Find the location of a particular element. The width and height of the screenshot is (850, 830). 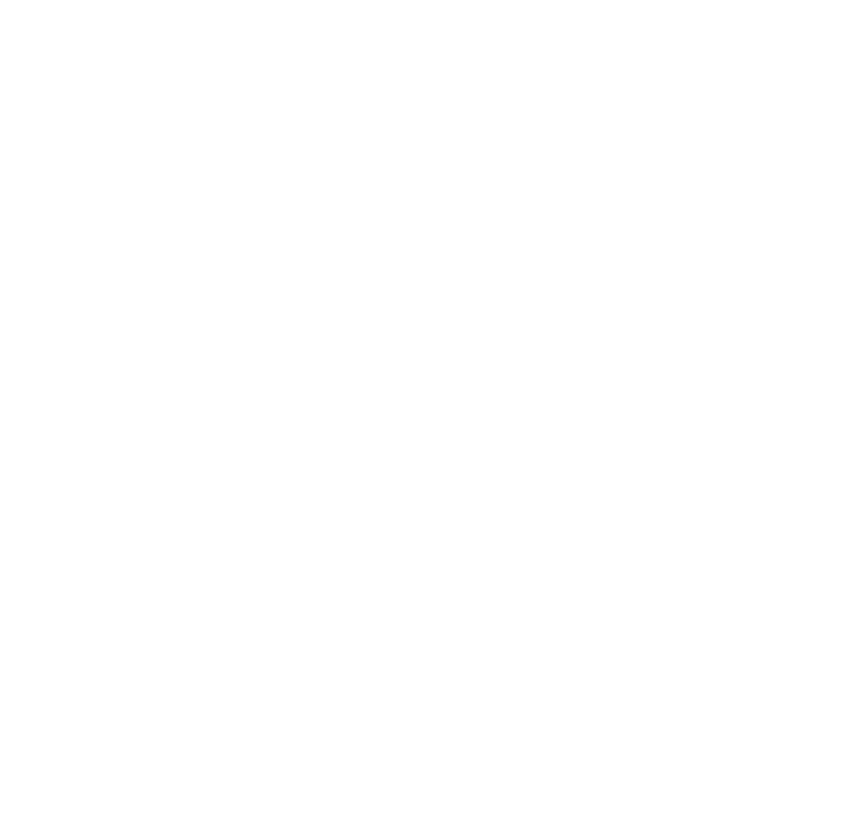

'What is RNA-Seq?' is located at coordinates (425, 690).